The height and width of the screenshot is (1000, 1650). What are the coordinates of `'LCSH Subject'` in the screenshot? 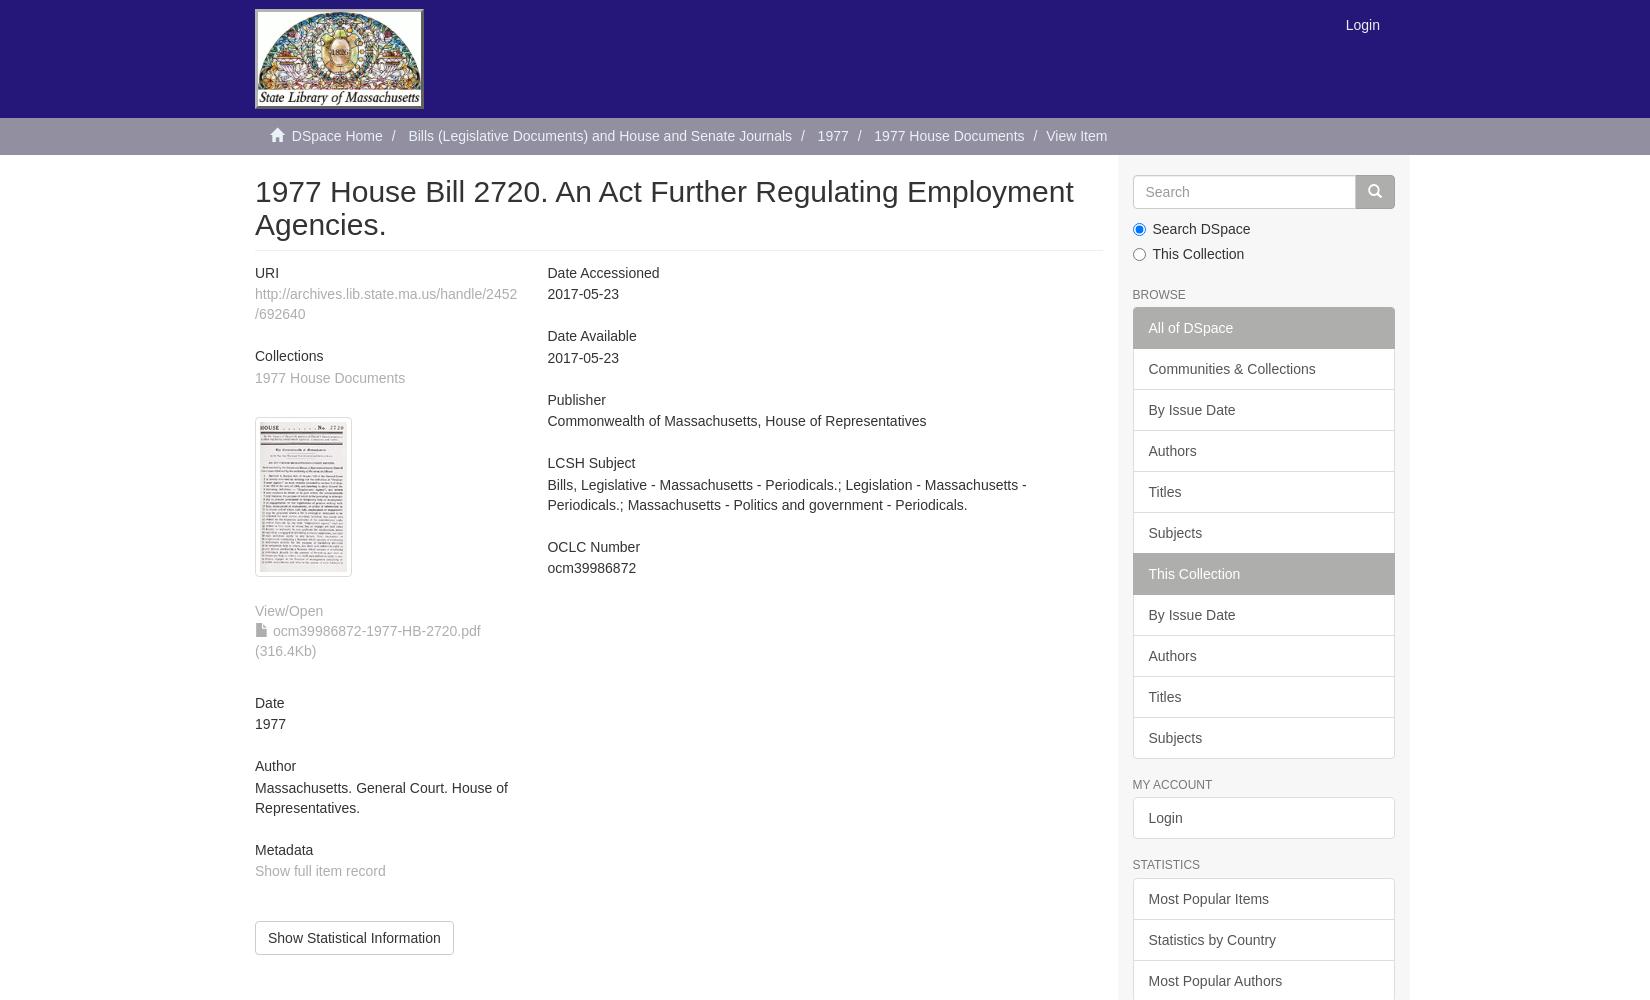 It's located at (590, 462).